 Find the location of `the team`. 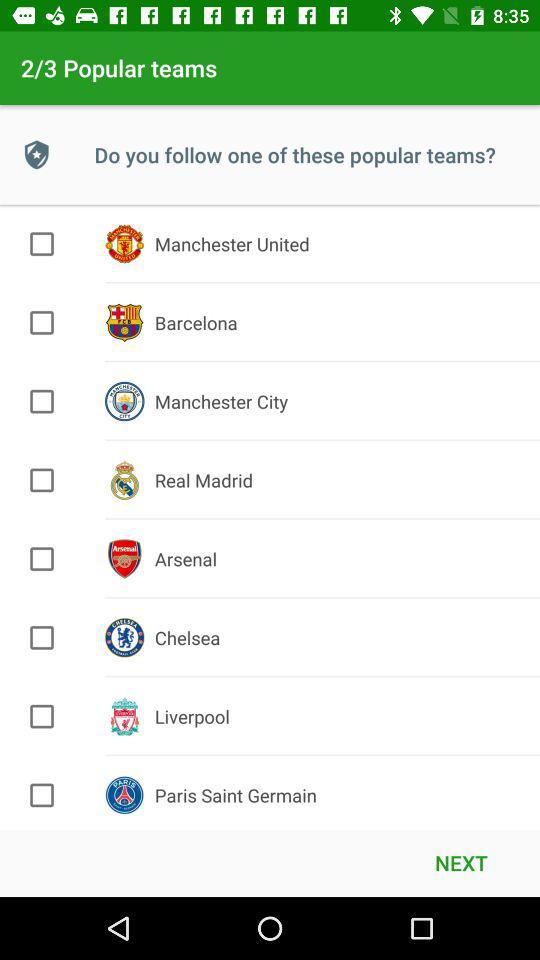

the team is located at coordinates (42, 322).